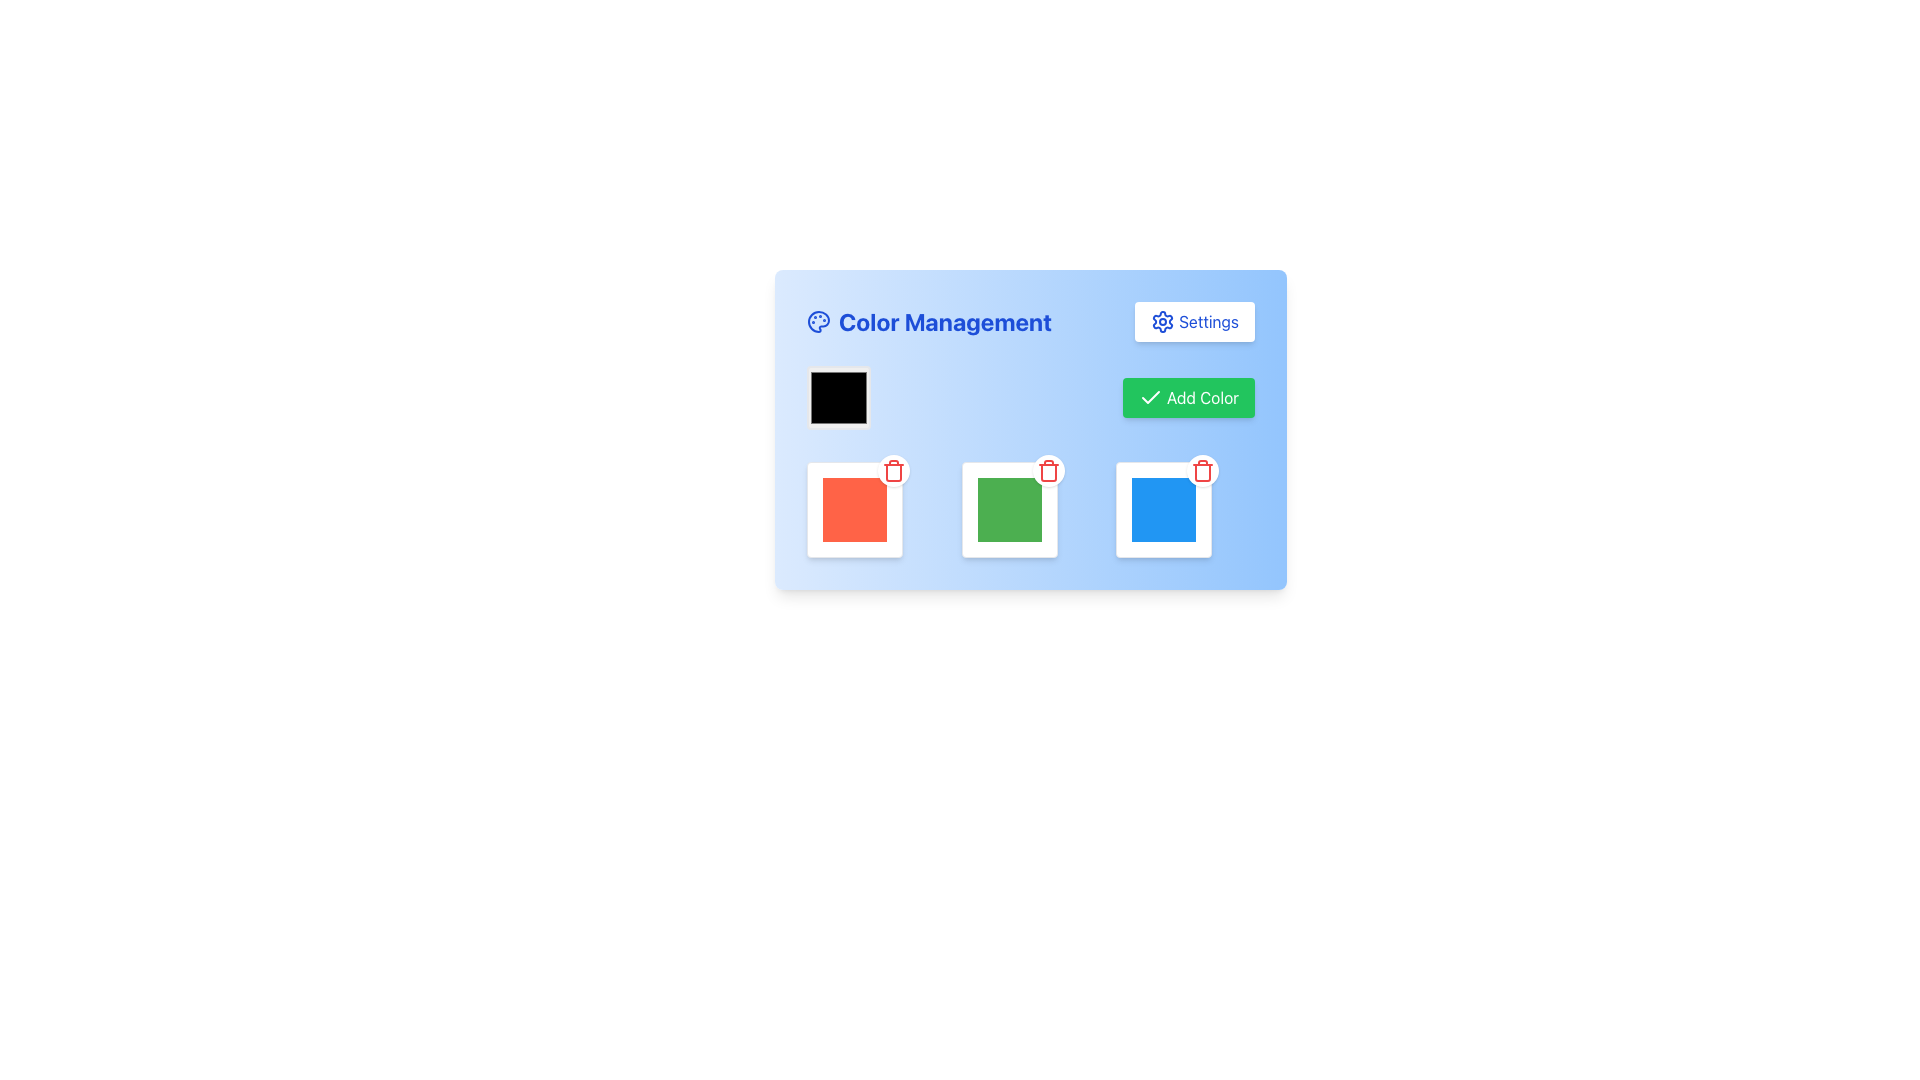 This screenshot has height=1080, width=1920. Describe the element at coordinates (839, 397) in the screenshot. I see `the Color Picker Box, which is a square with a black fill and grey border` at that location.